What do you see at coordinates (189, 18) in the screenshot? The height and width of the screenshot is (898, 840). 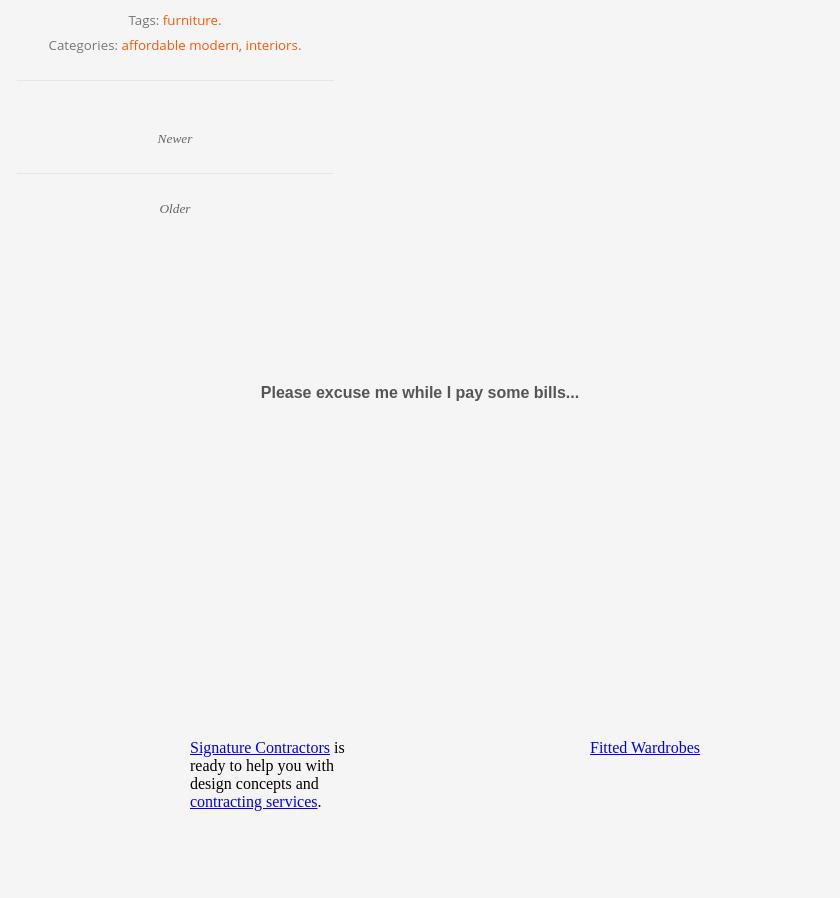 I see `'furniture'` at bounding box center [189, 18].